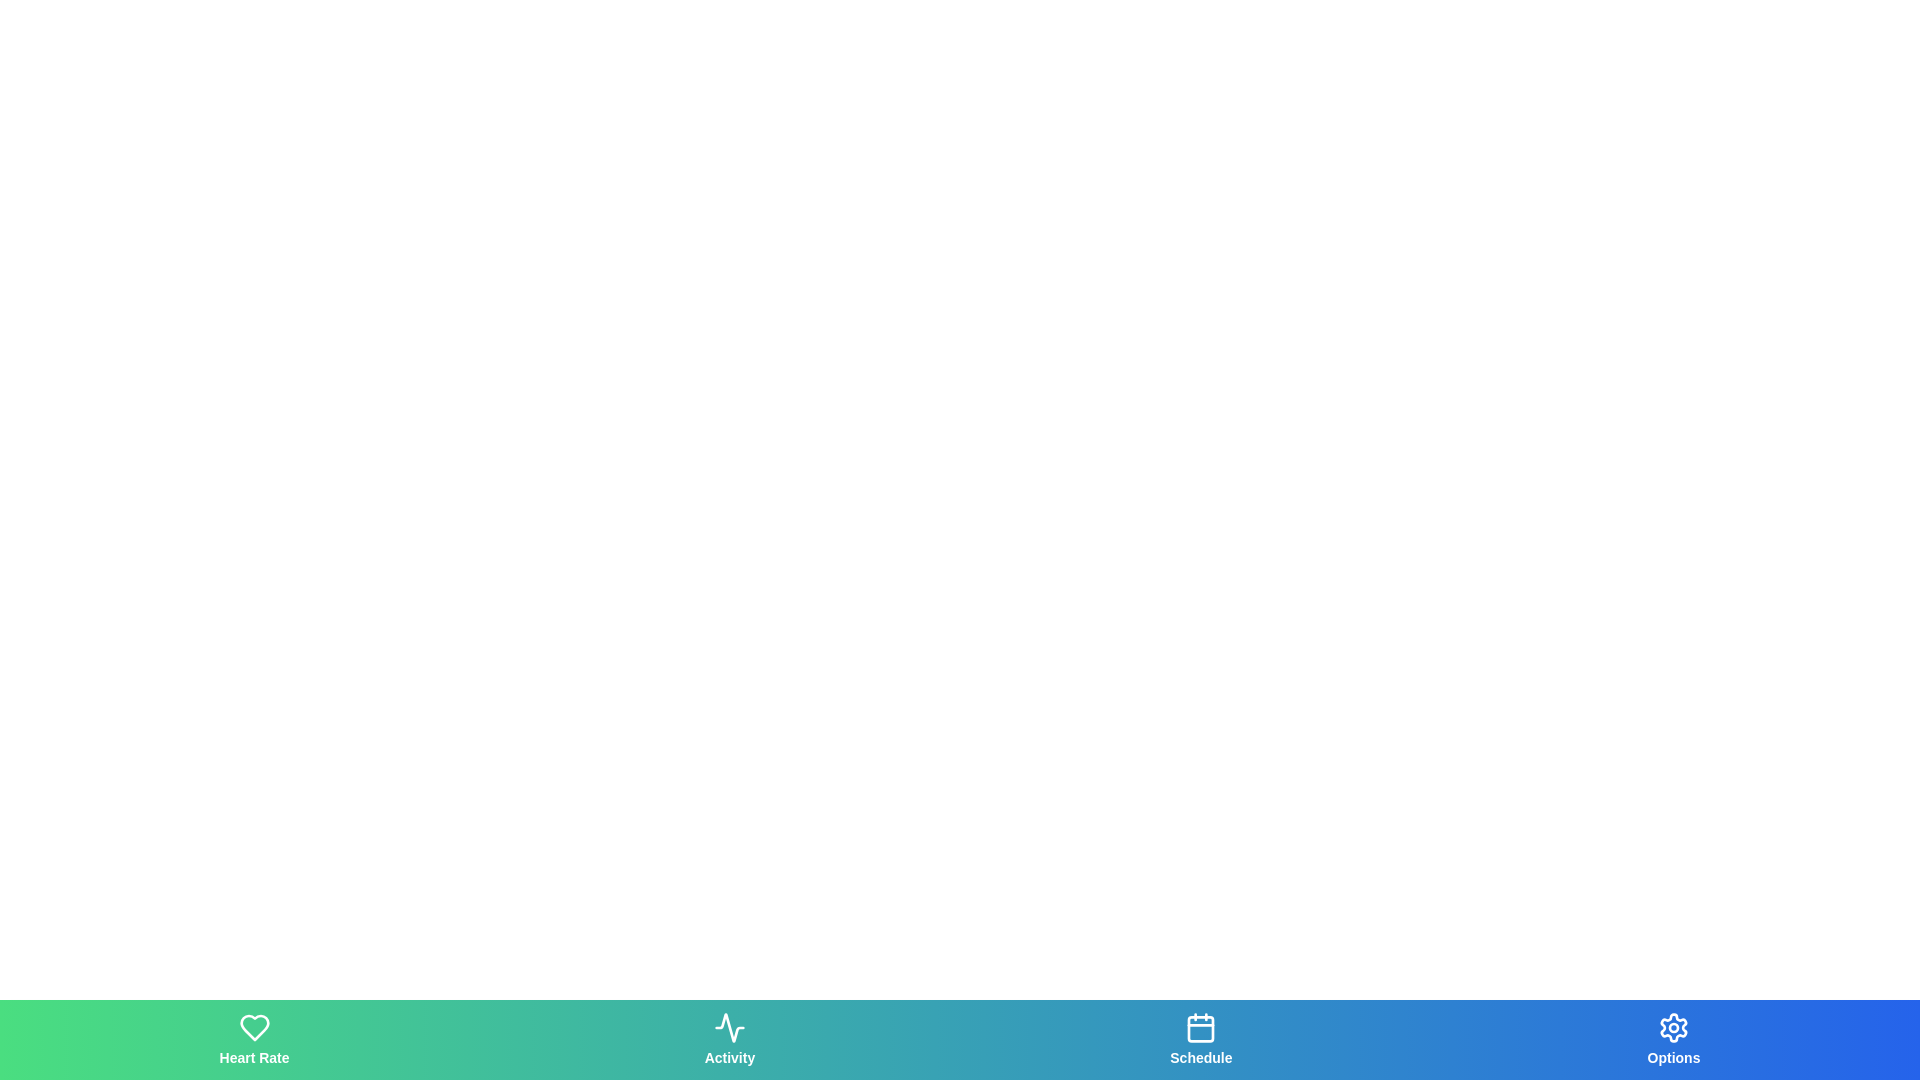 This screenshot has height=1080, width=1920. I want to click on the Options tab to navigate, so click(1674, 1039).